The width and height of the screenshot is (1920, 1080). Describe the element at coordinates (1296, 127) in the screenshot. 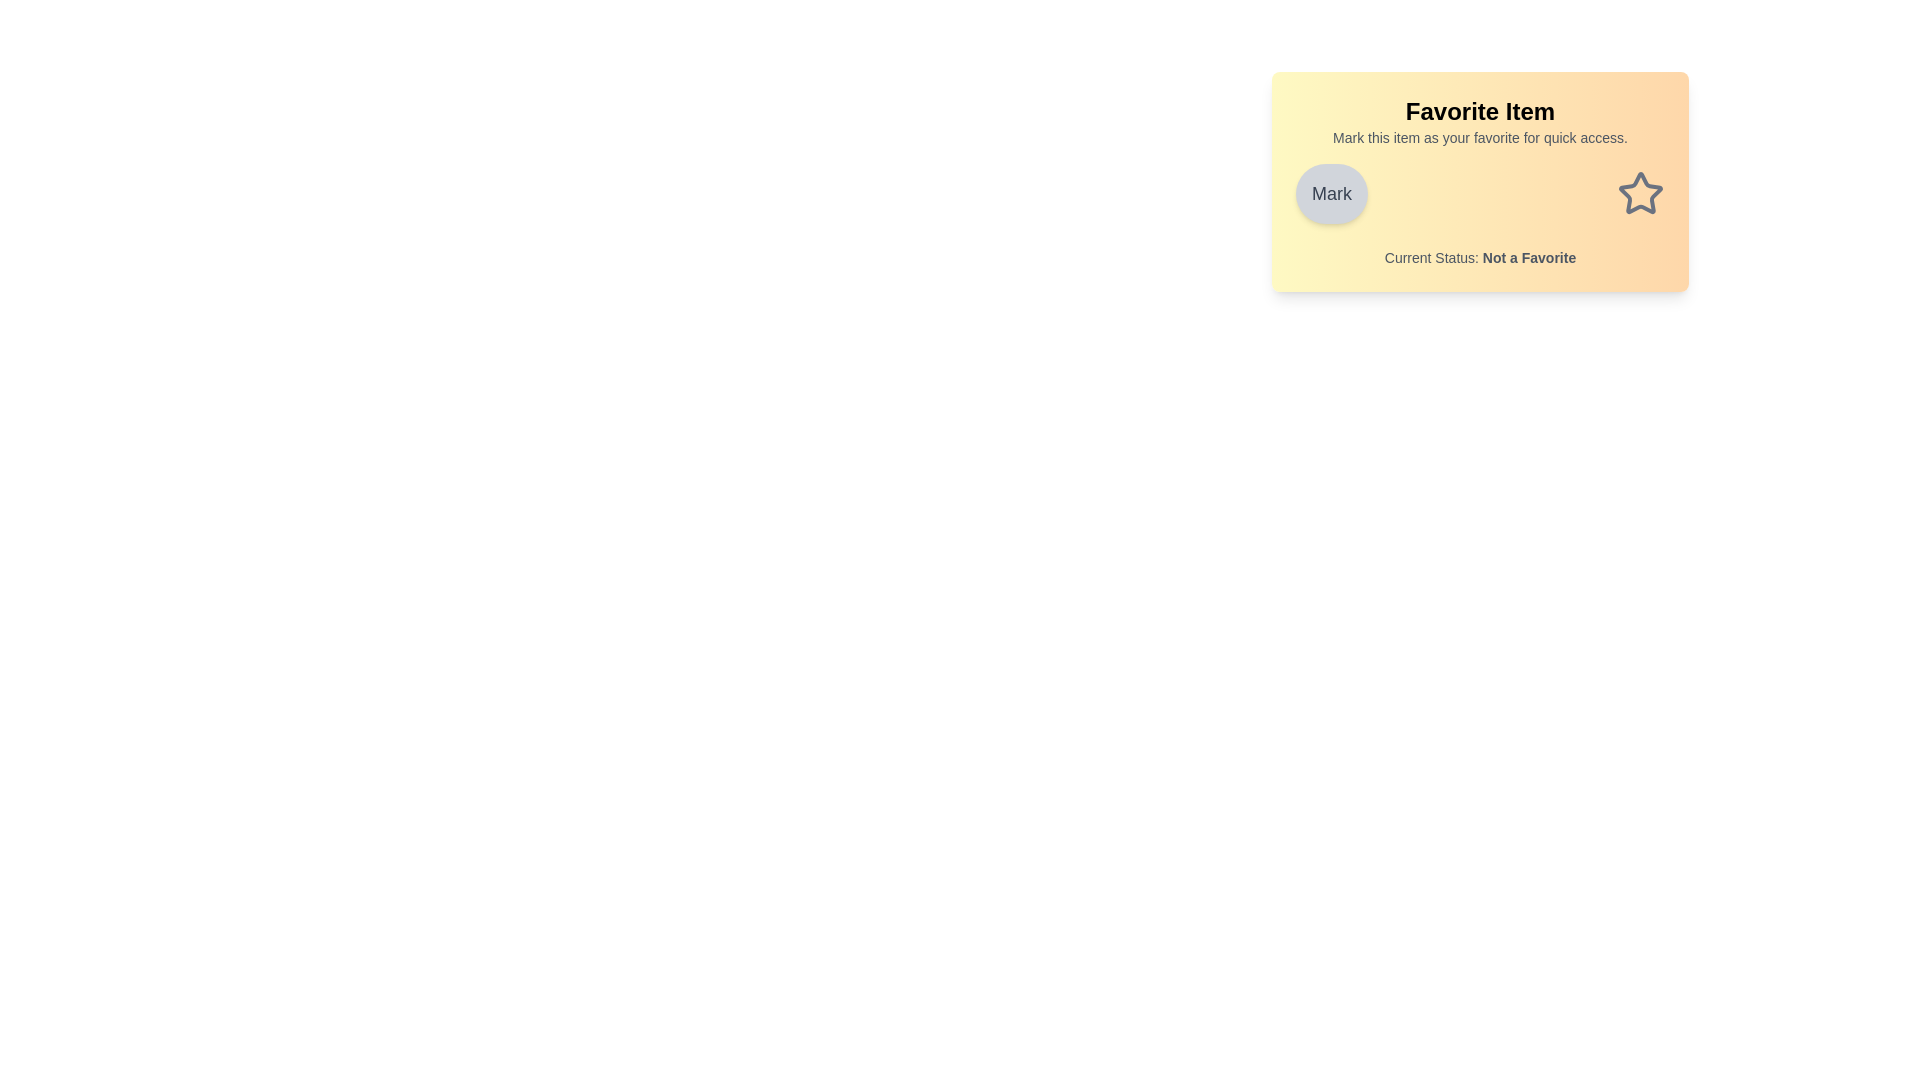

I see `the descriptive text and status information by selecting the text block` at that location.